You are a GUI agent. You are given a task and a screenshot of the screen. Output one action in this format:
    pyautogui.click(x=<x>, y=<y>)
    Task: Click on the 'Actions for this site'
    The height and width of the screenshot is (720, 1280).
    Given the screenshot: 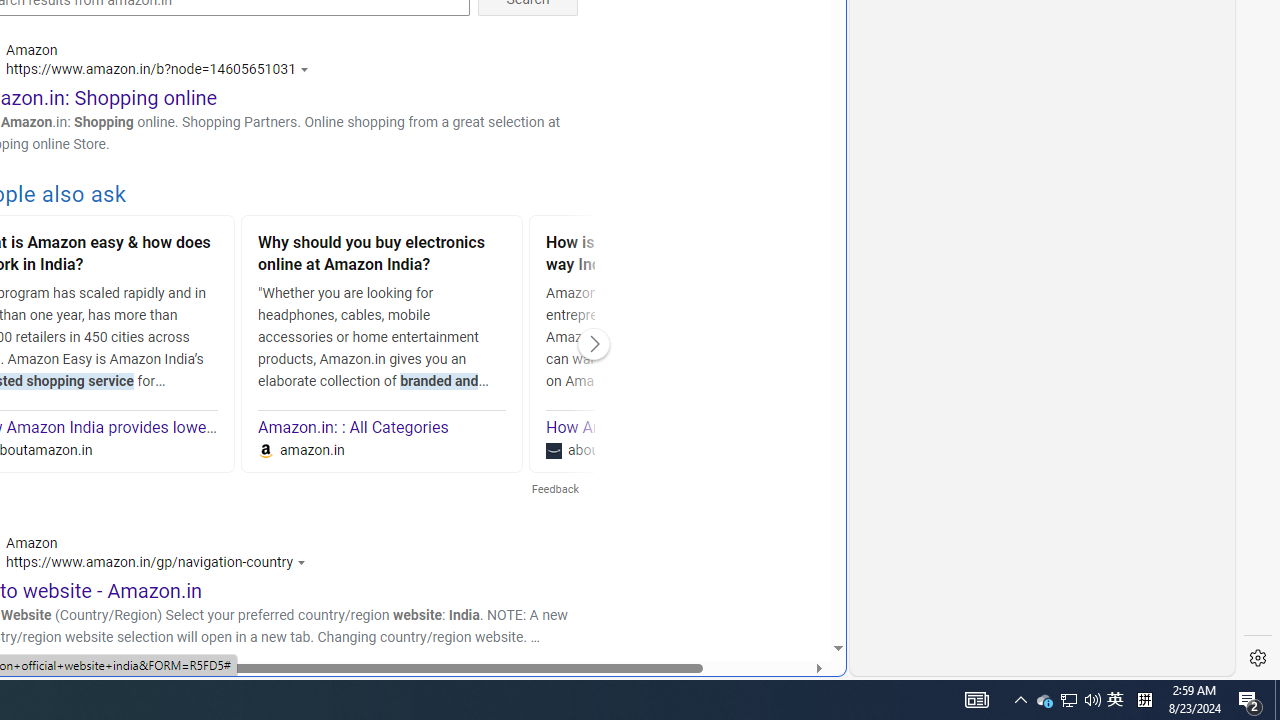 What is the action you would take?
    pyautogui.click(x=304, y=563)
    